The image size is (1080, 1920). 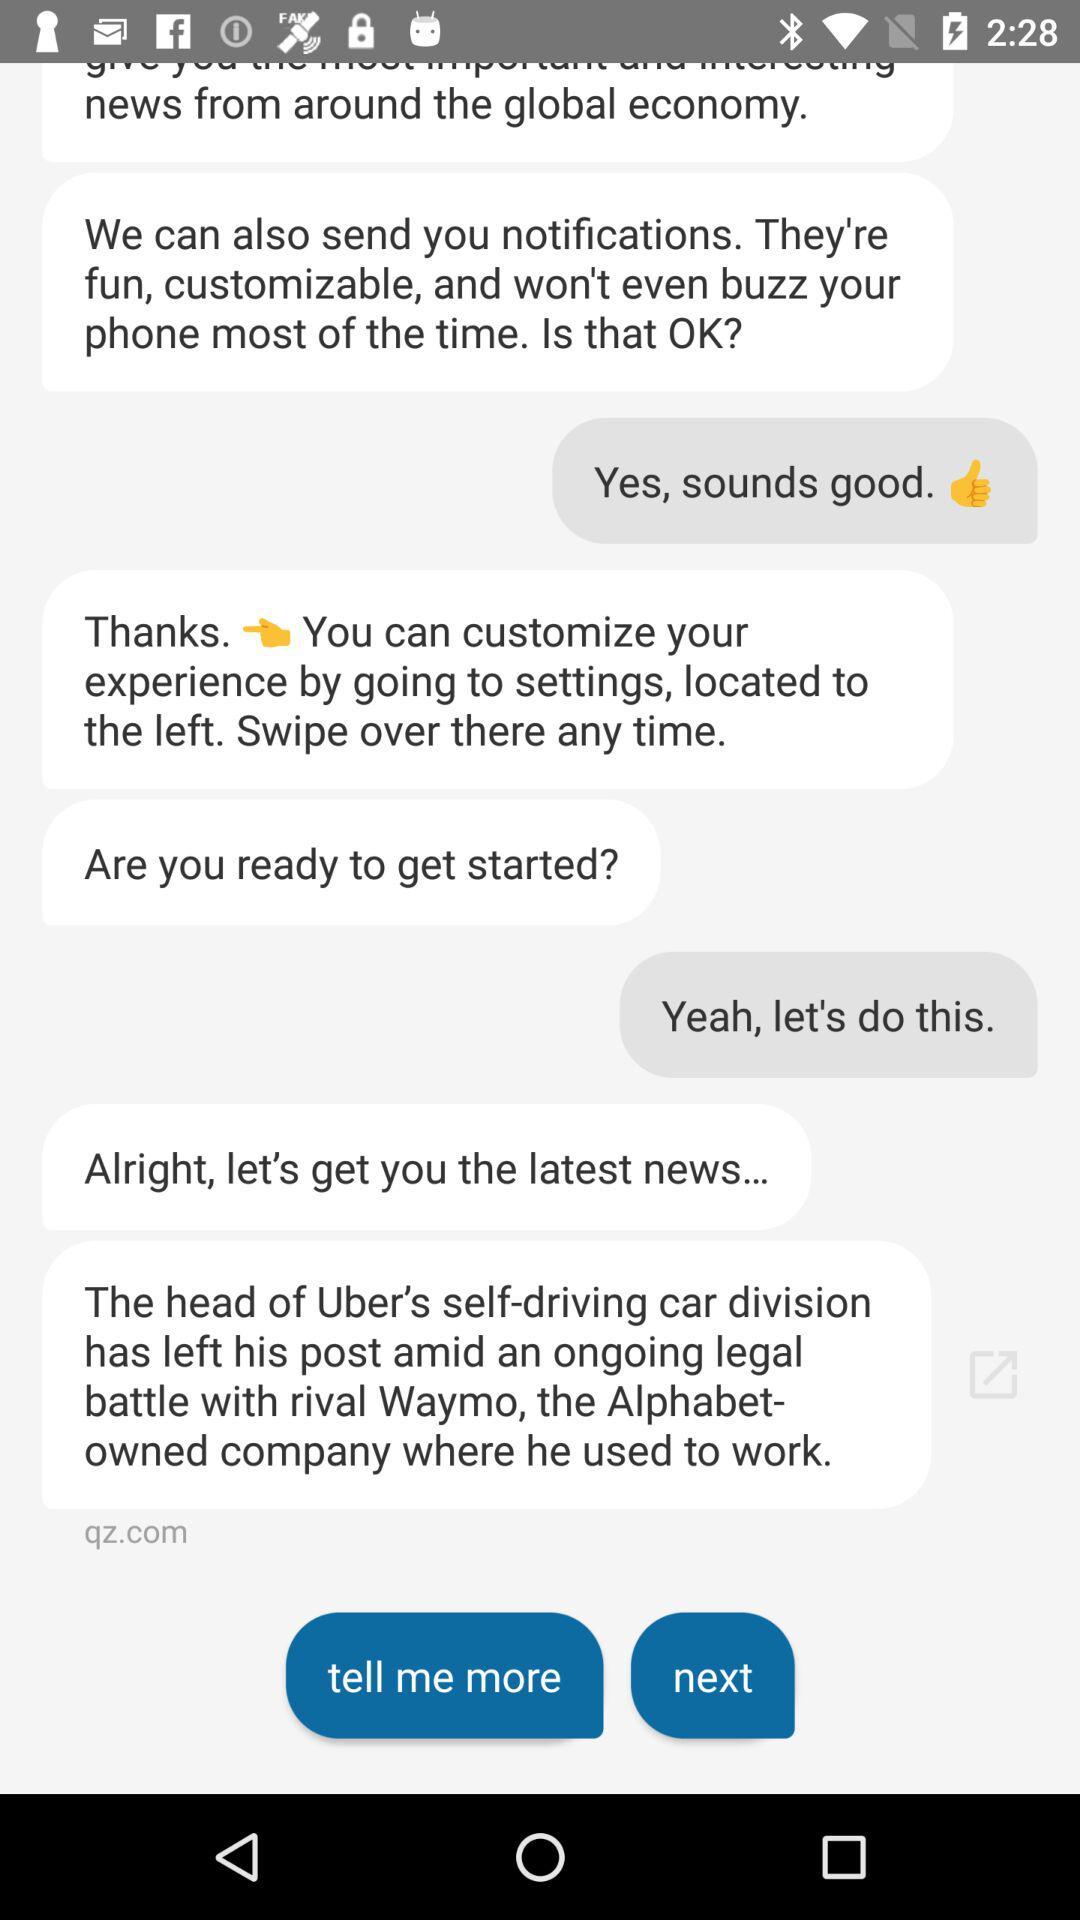 What do you see at coordinates (711, 1675) in the screenshot?
I see `icon below the the head of` at bounding box center [711, 1675].